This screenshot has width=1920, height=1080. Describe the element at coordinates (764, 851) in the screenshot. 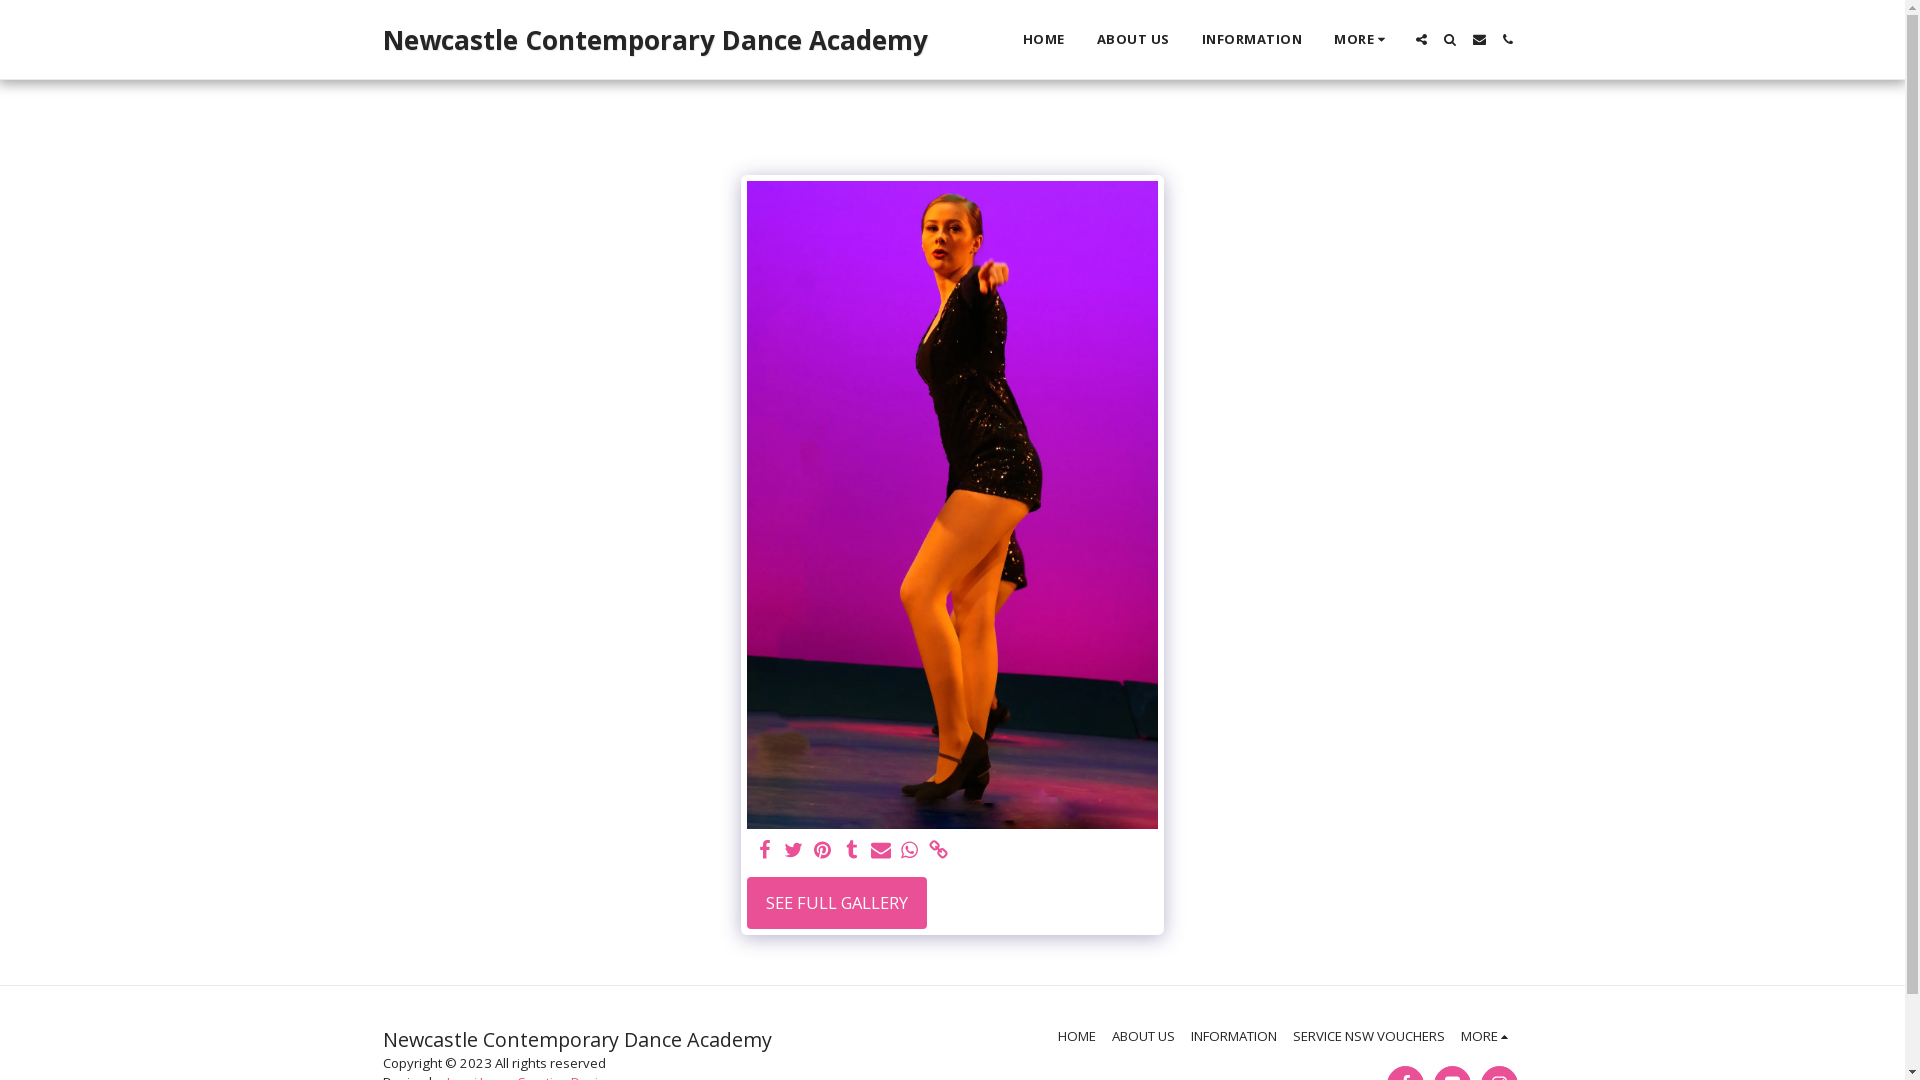

I see `'Share on Facebook'` at that location.